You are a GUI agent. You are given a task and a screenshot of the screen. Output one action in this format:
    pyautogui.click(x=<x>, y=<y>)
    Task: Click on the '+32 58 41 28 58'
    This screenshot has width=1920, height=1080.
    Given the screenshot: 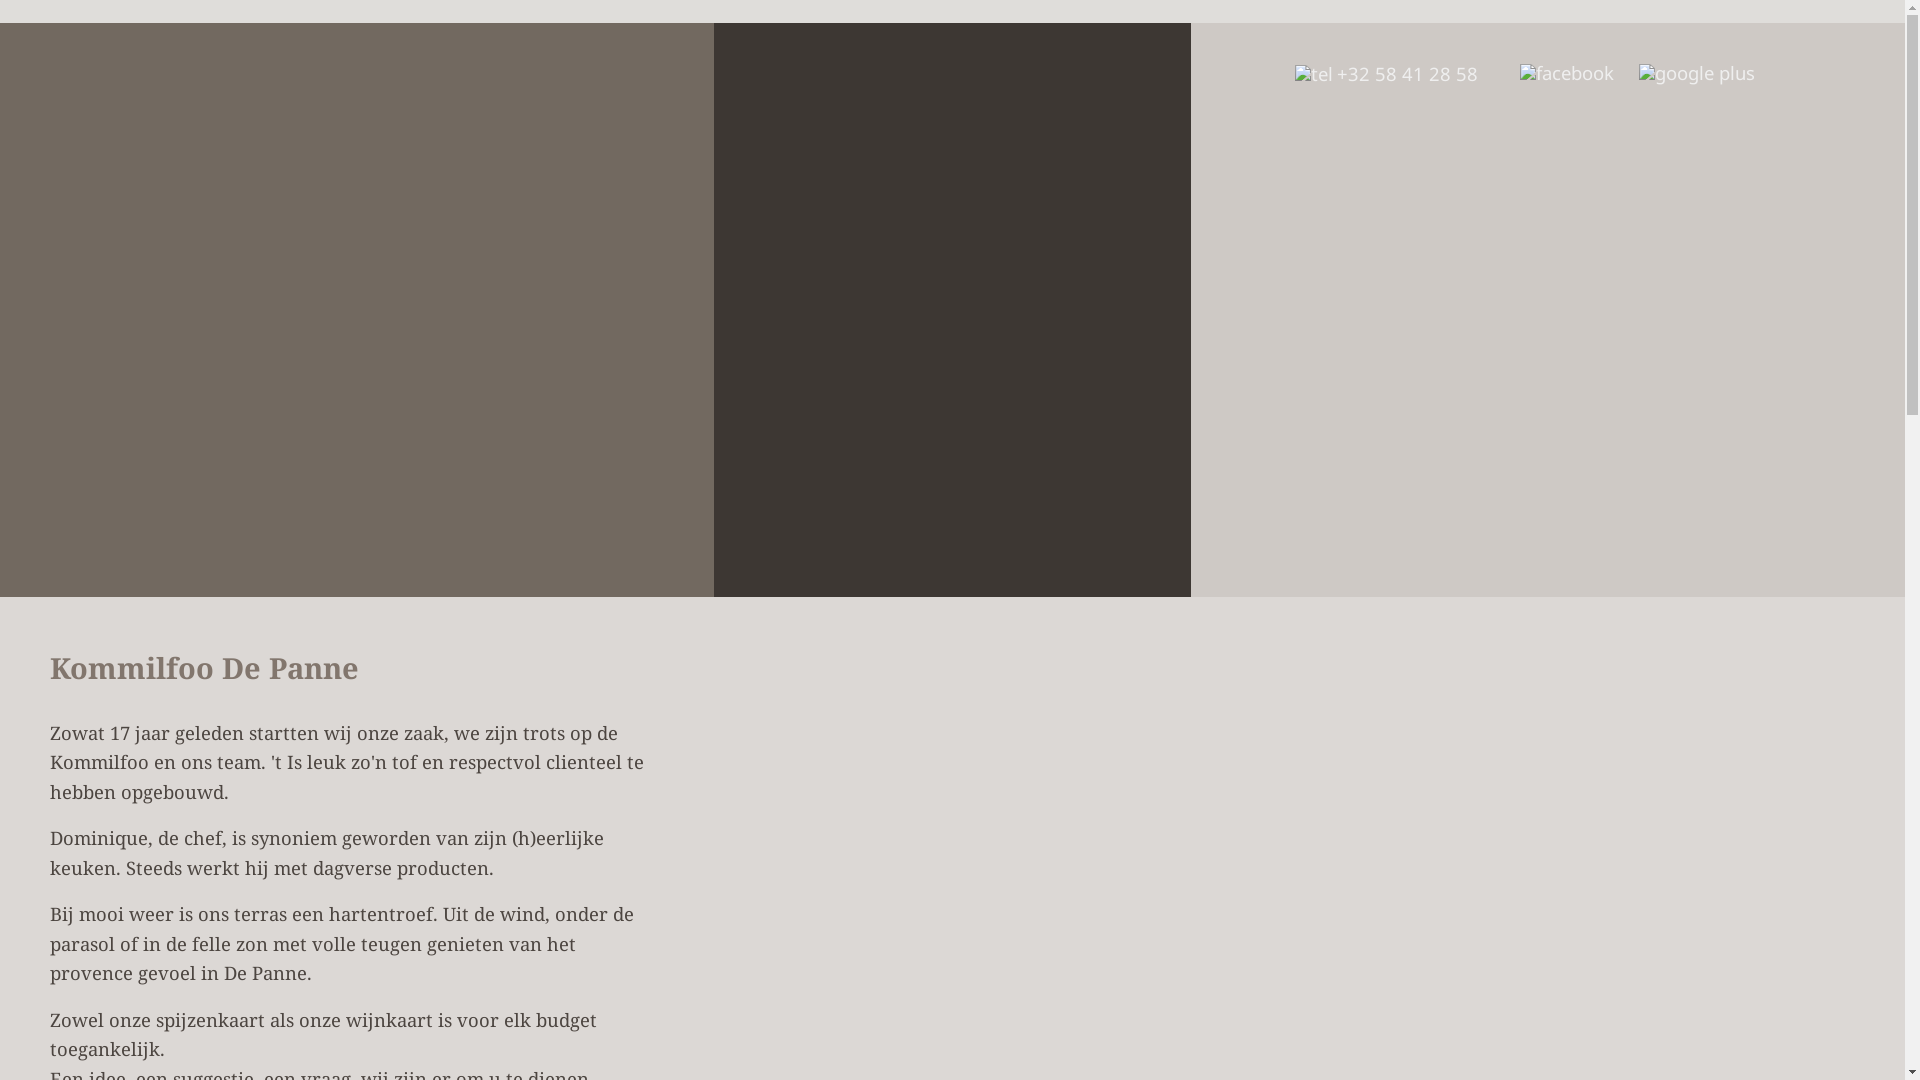 What is the action you would take?
    pyautogui.click(x=1385, y=72)
    